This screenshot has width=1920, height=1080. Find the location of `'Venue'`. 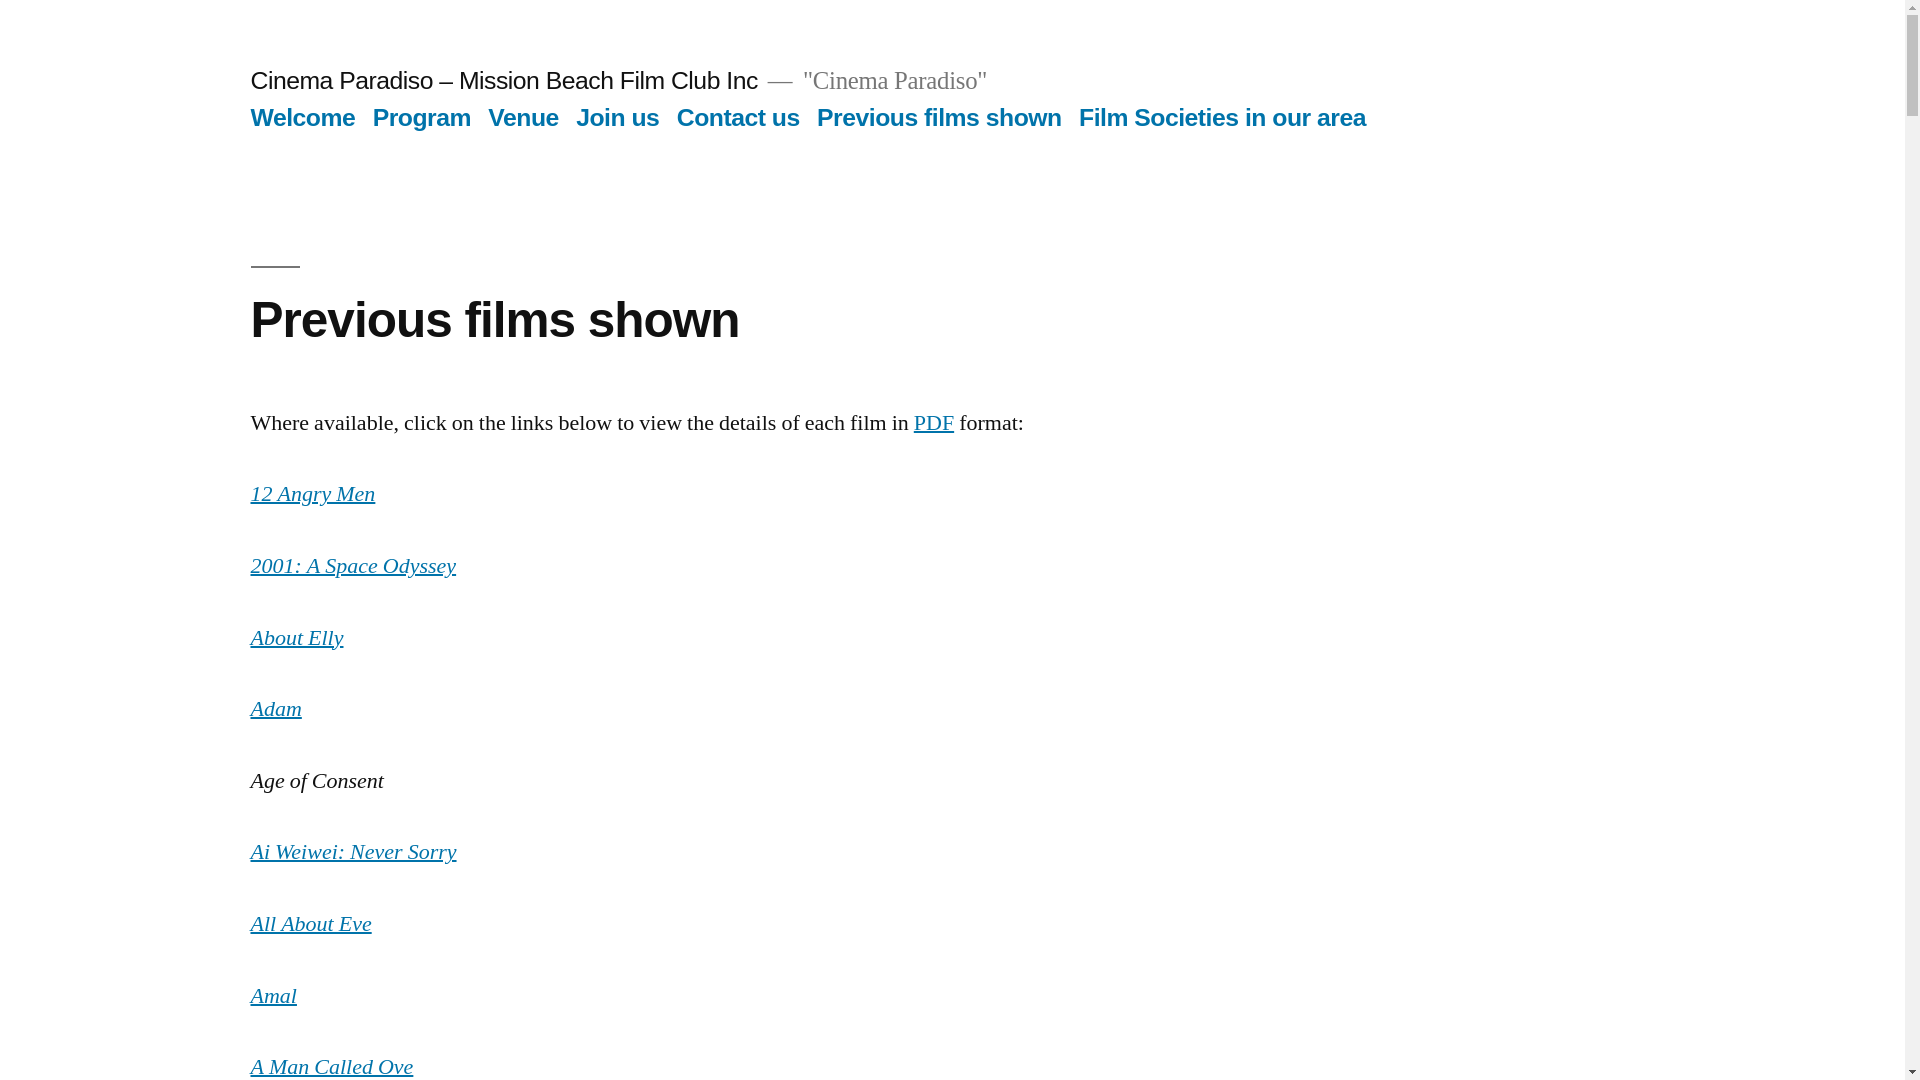

'Venue' is located at coordinates (523, 117).